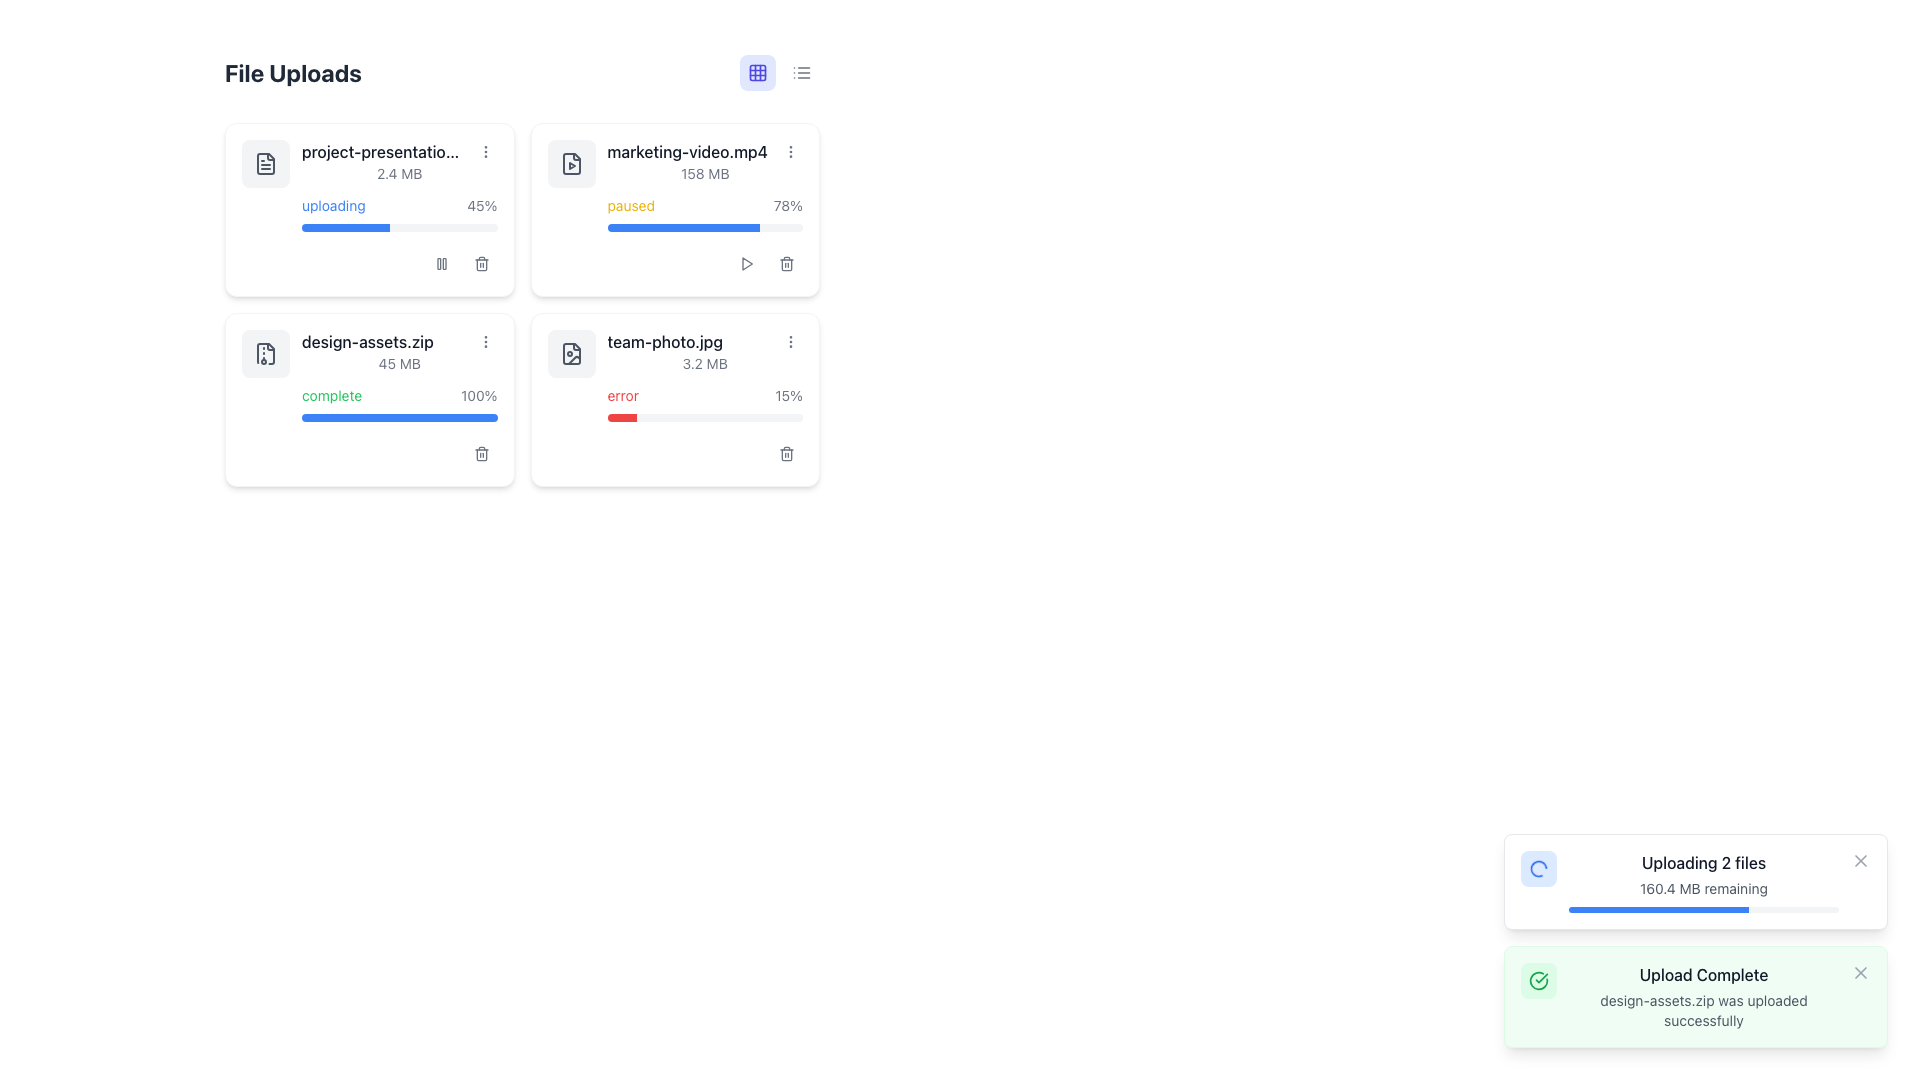 The width and height of the screenshot is (1920, 1080). What do you see at coordinates (345, 226) in the screenshot?
I see `the blue progress bar that represents the file upload progress, positioned below the text 'uploading' and alongside '45%'` at bounding box center [345, 226].